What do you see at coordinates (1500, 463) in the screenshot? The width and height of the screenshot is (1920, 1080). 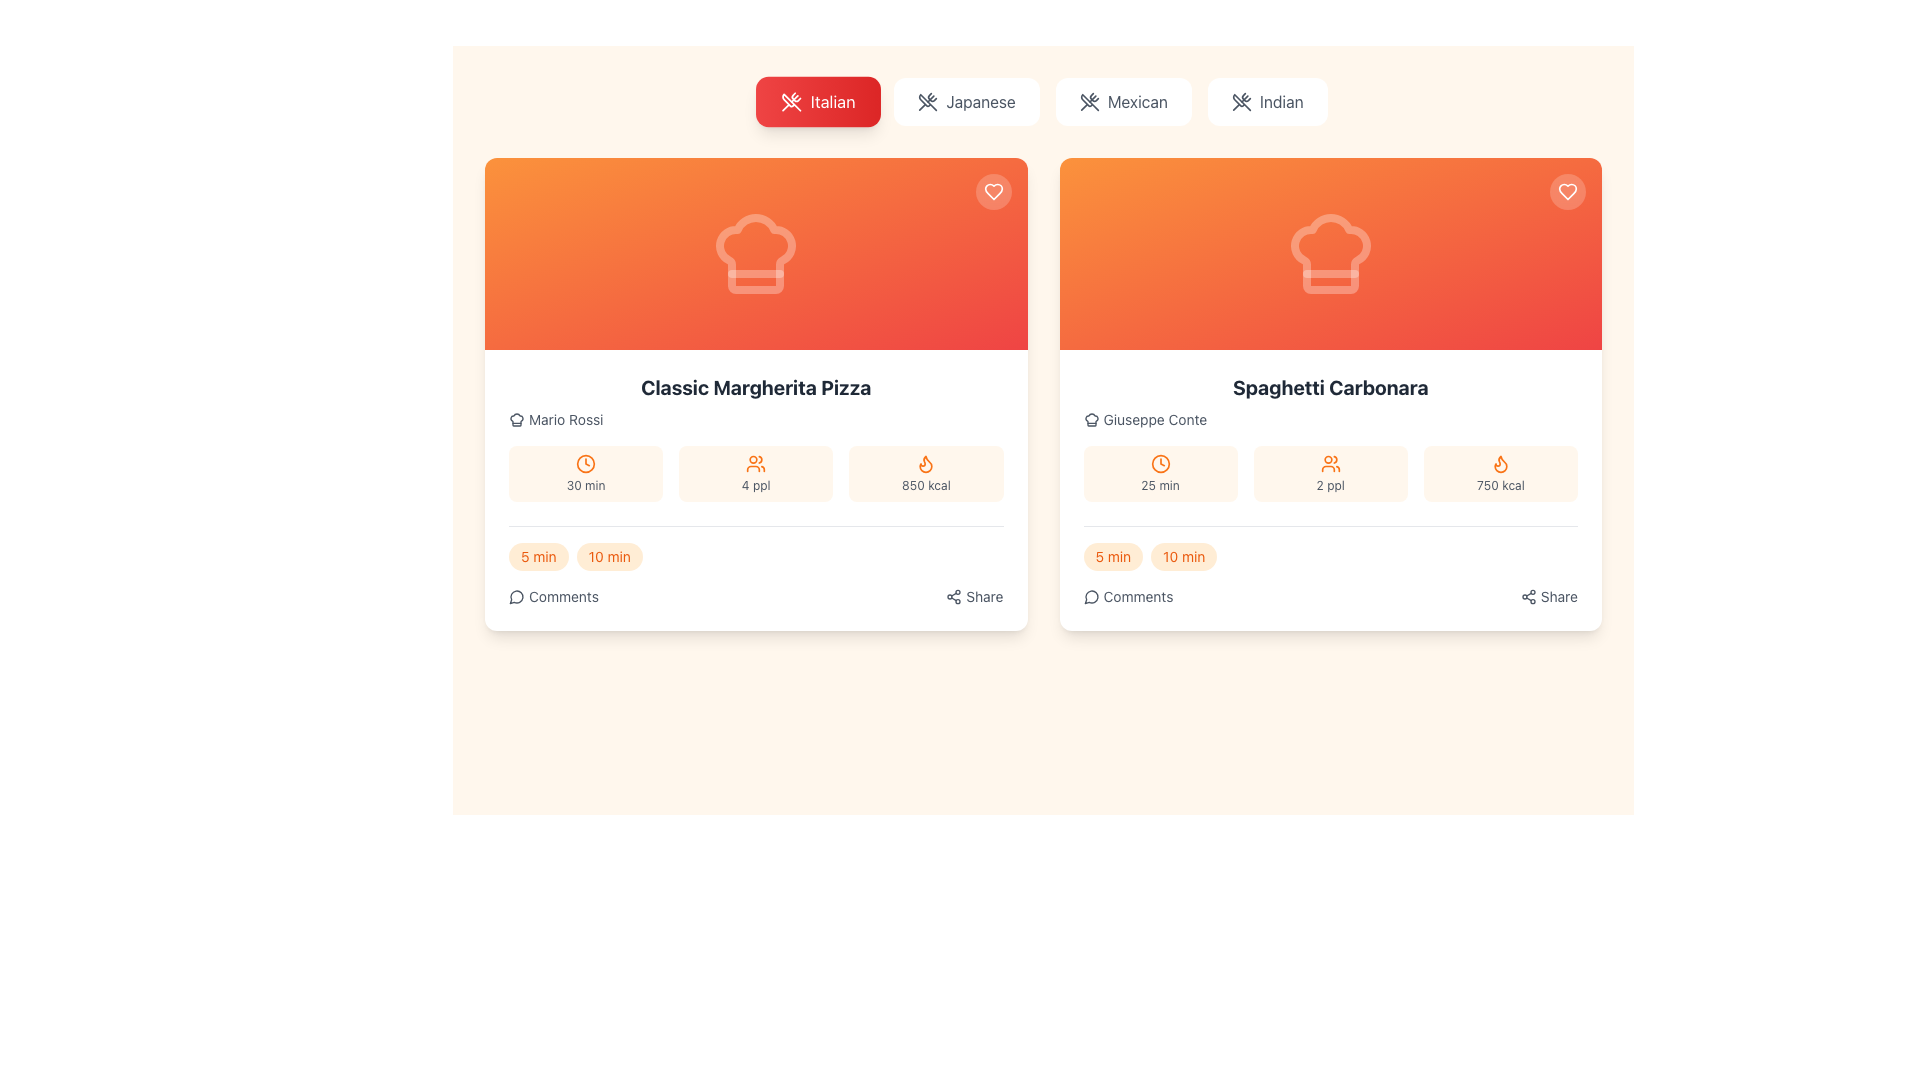 I see `the flame icon representing the calorie content of the 'Spaghetti Carbonara' dish` at bounding box center [1500, 463].